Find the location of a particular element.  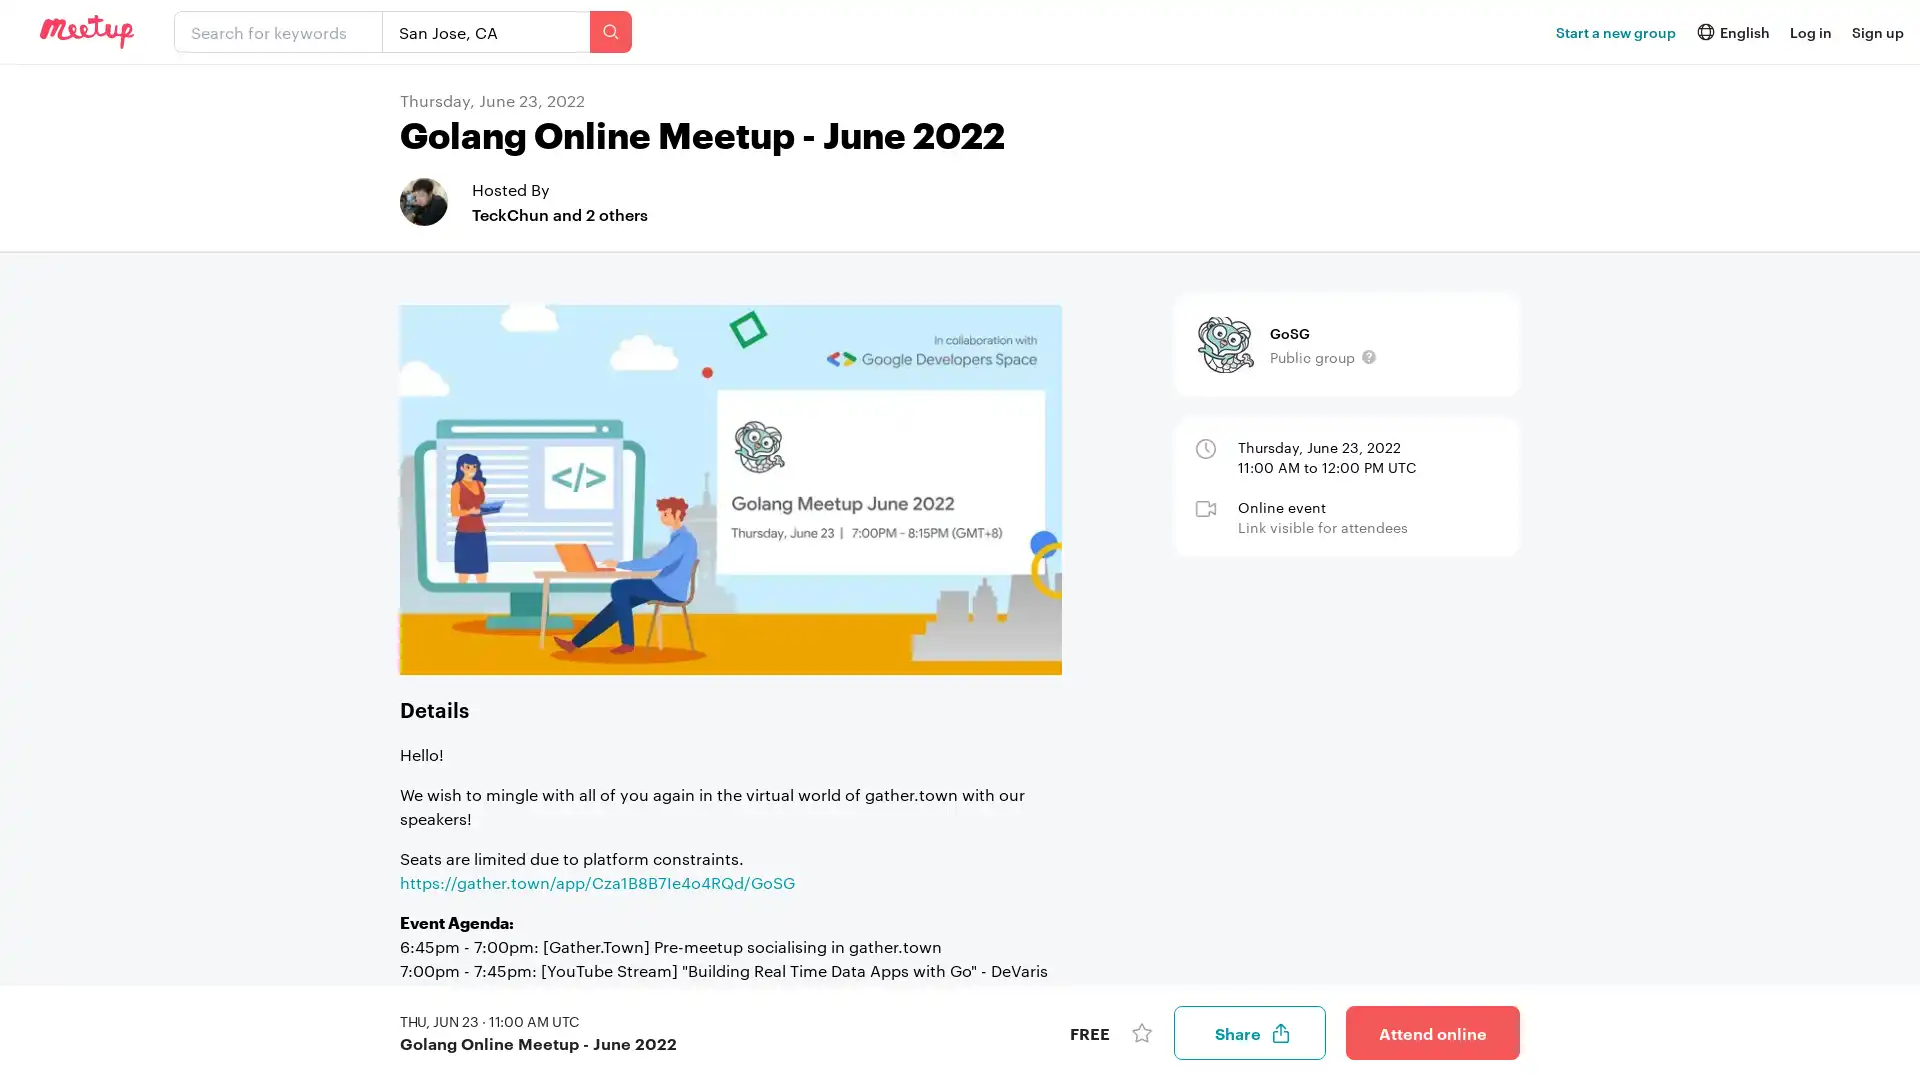

Share event is located at coordinates (1248, 1033).